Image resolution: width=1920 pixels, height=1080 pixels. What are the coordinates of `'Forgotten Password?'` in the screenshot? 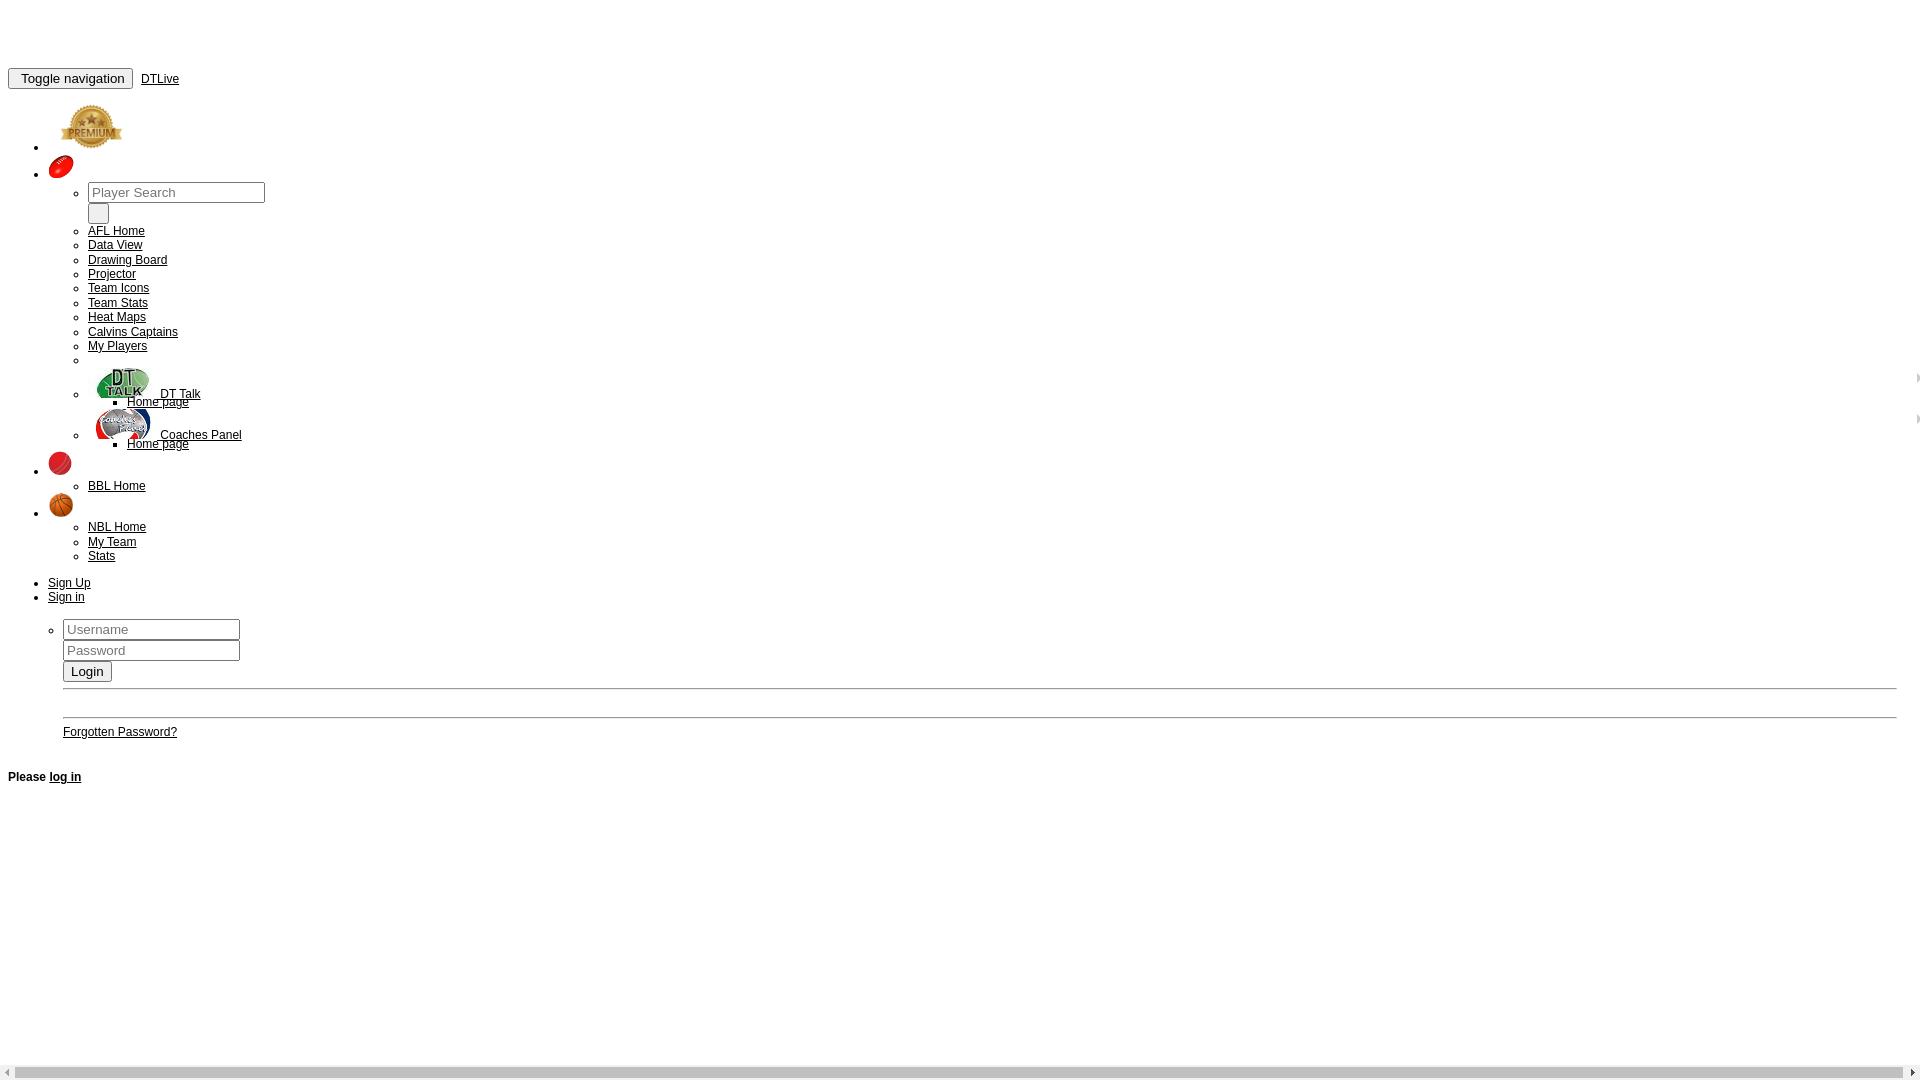 It's located at (62, 732).